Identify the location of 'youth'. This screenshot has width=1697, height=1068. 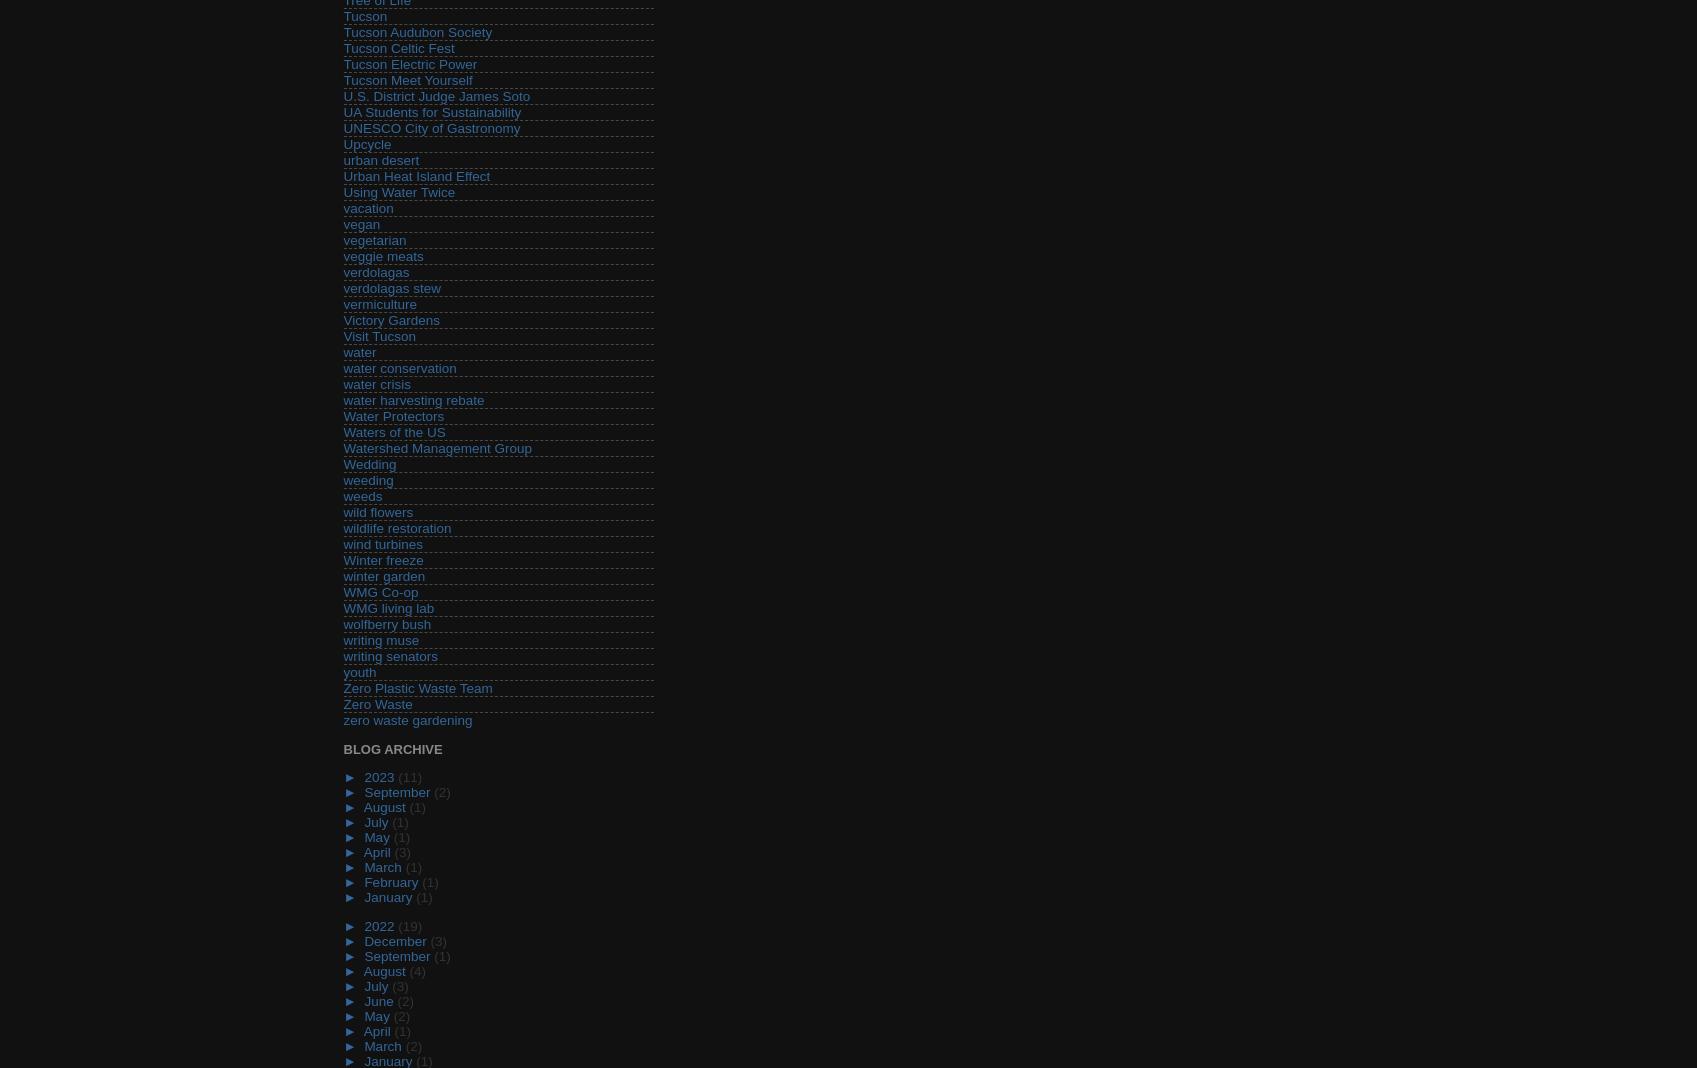
(359, 672).